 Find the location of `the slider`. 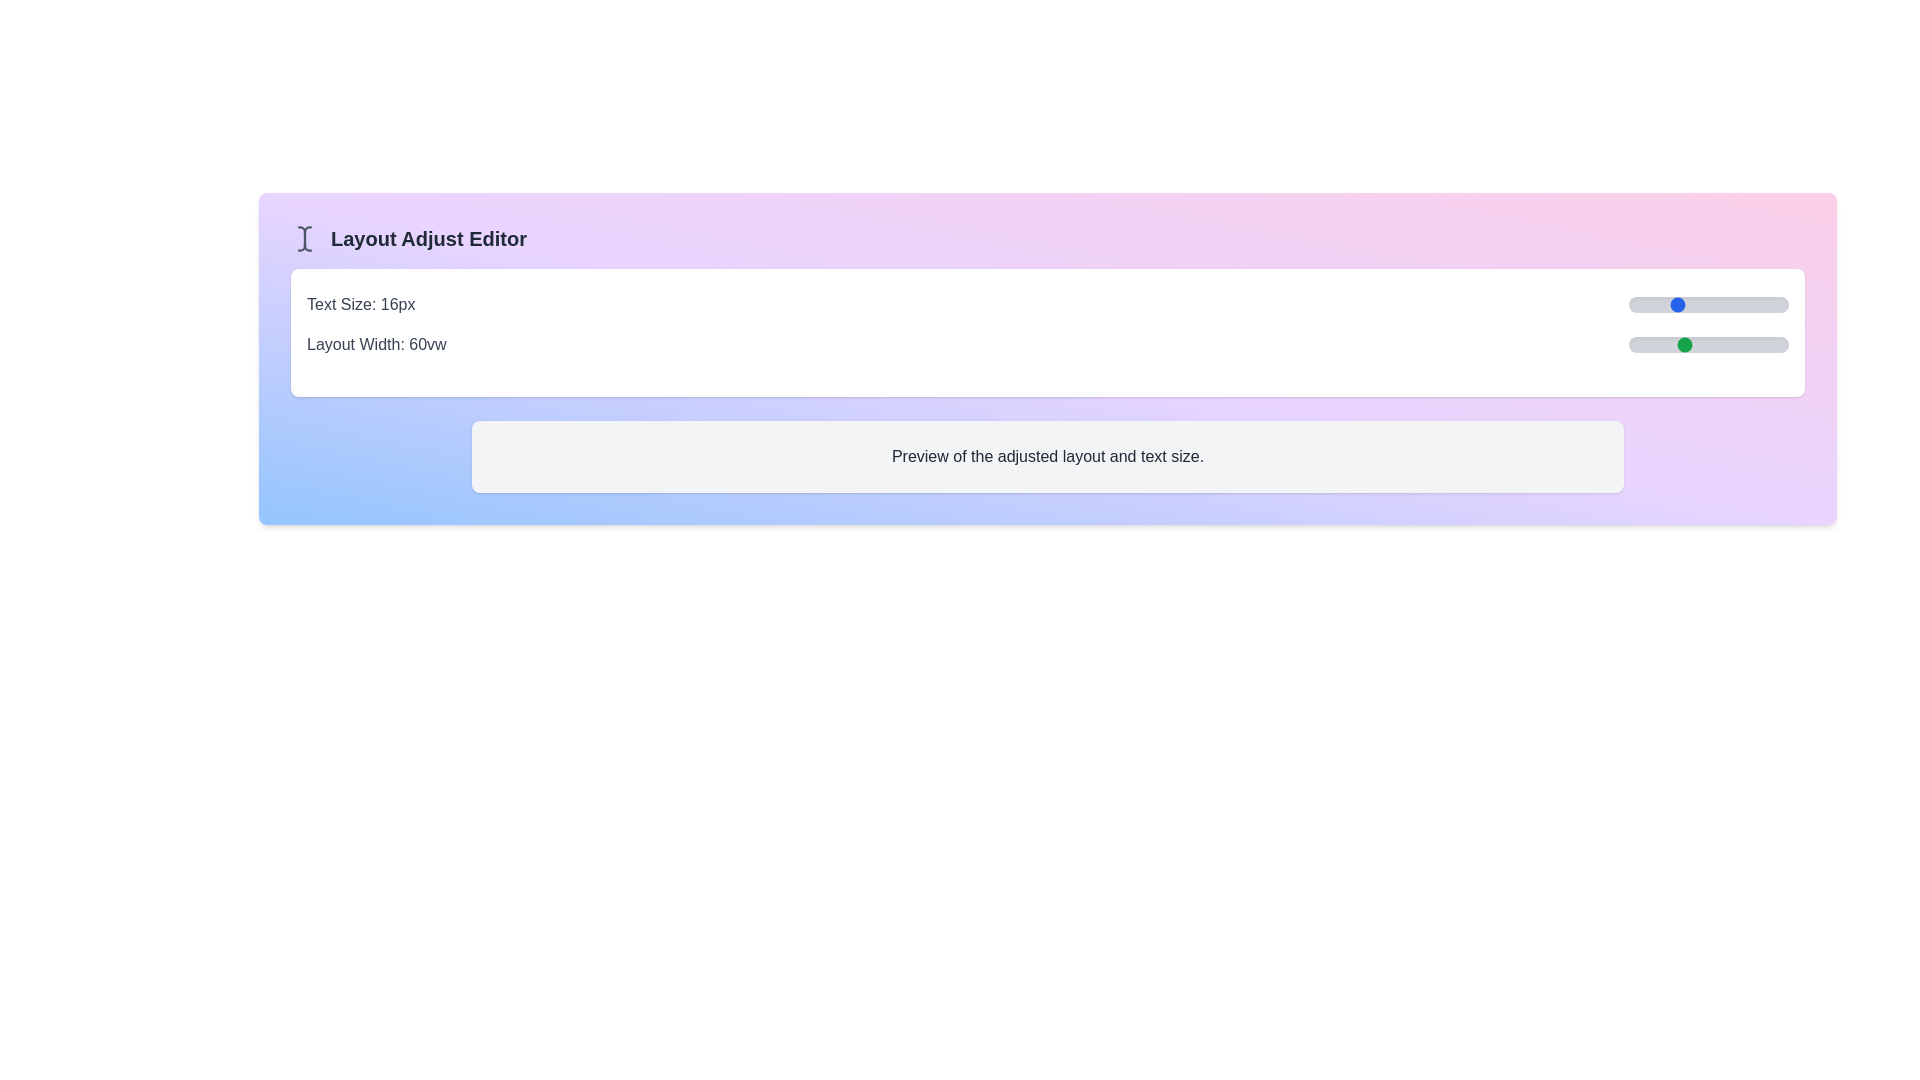

the slider is located at coordinates (1713, 304).